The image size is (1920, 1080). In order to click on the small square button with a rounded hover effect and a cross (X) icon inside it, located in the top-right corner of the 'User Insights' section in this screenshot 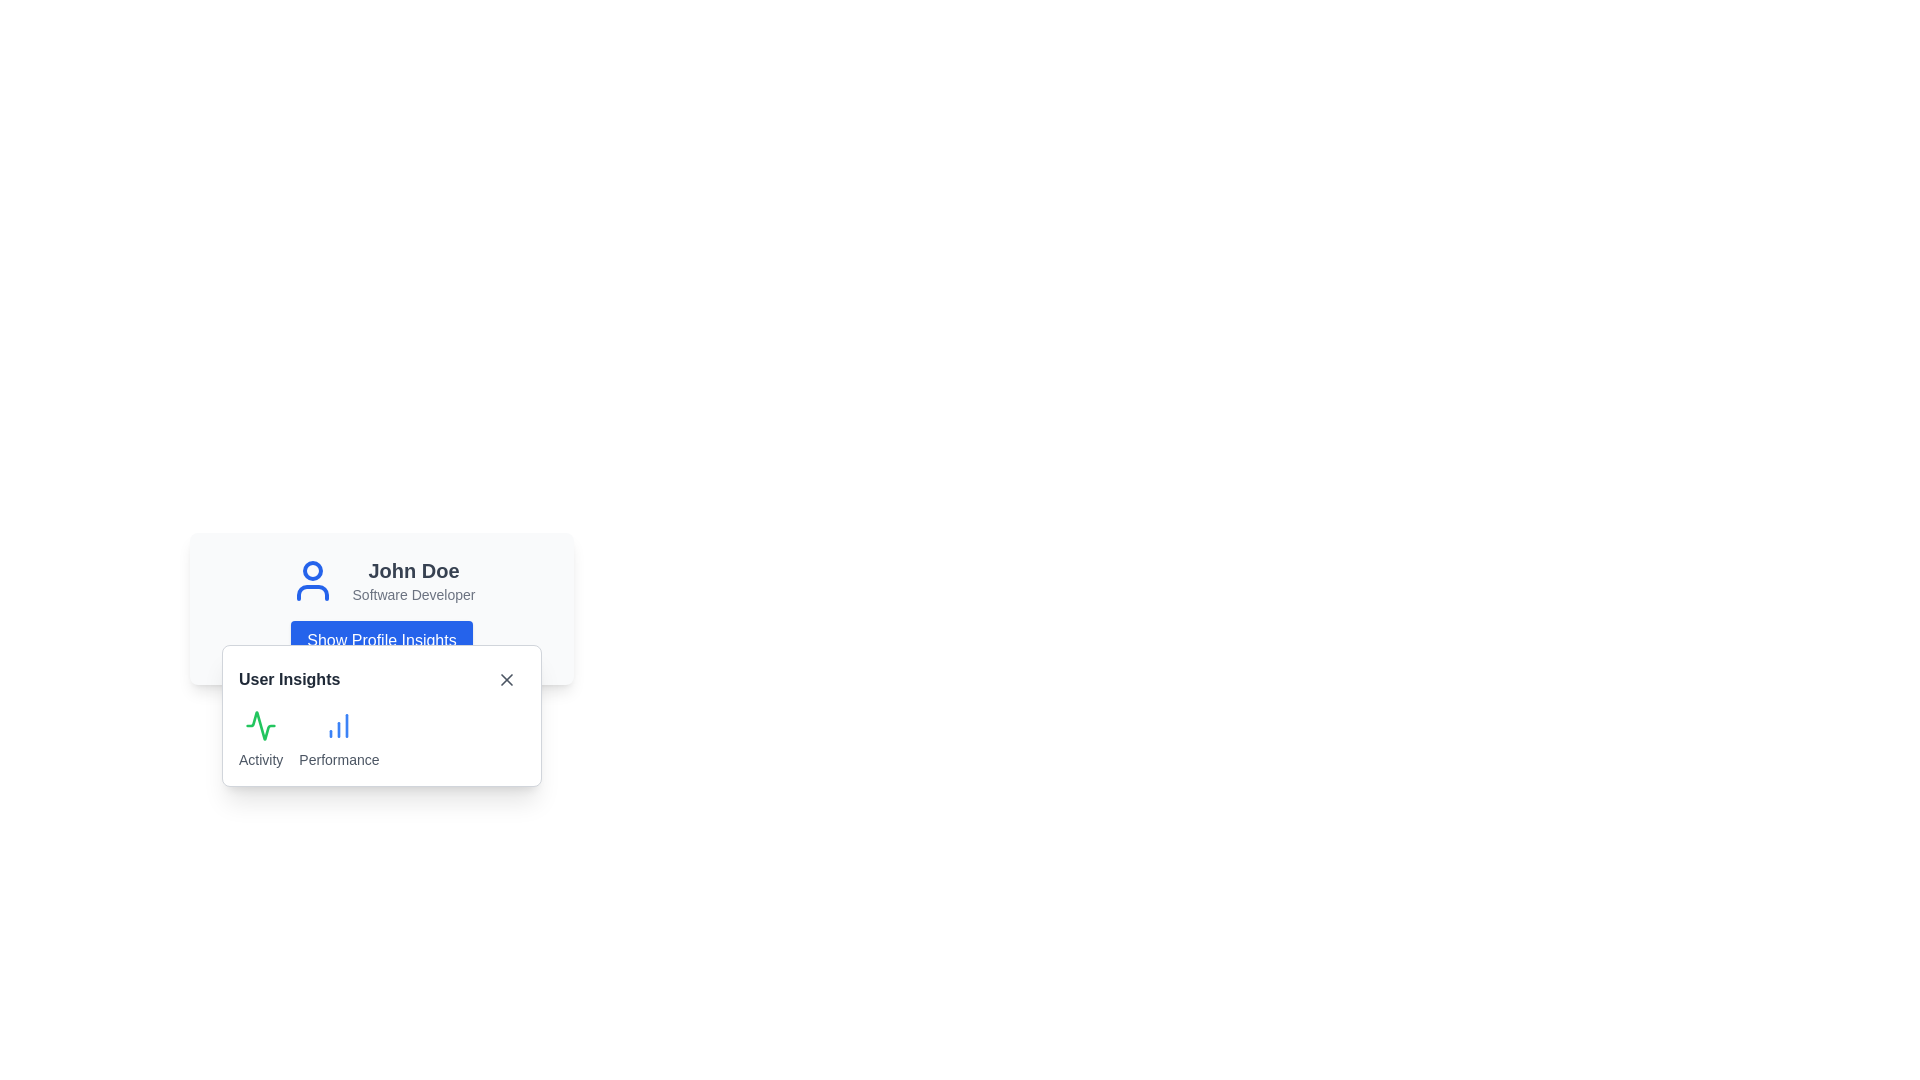, I will do `click(507, 678)`.